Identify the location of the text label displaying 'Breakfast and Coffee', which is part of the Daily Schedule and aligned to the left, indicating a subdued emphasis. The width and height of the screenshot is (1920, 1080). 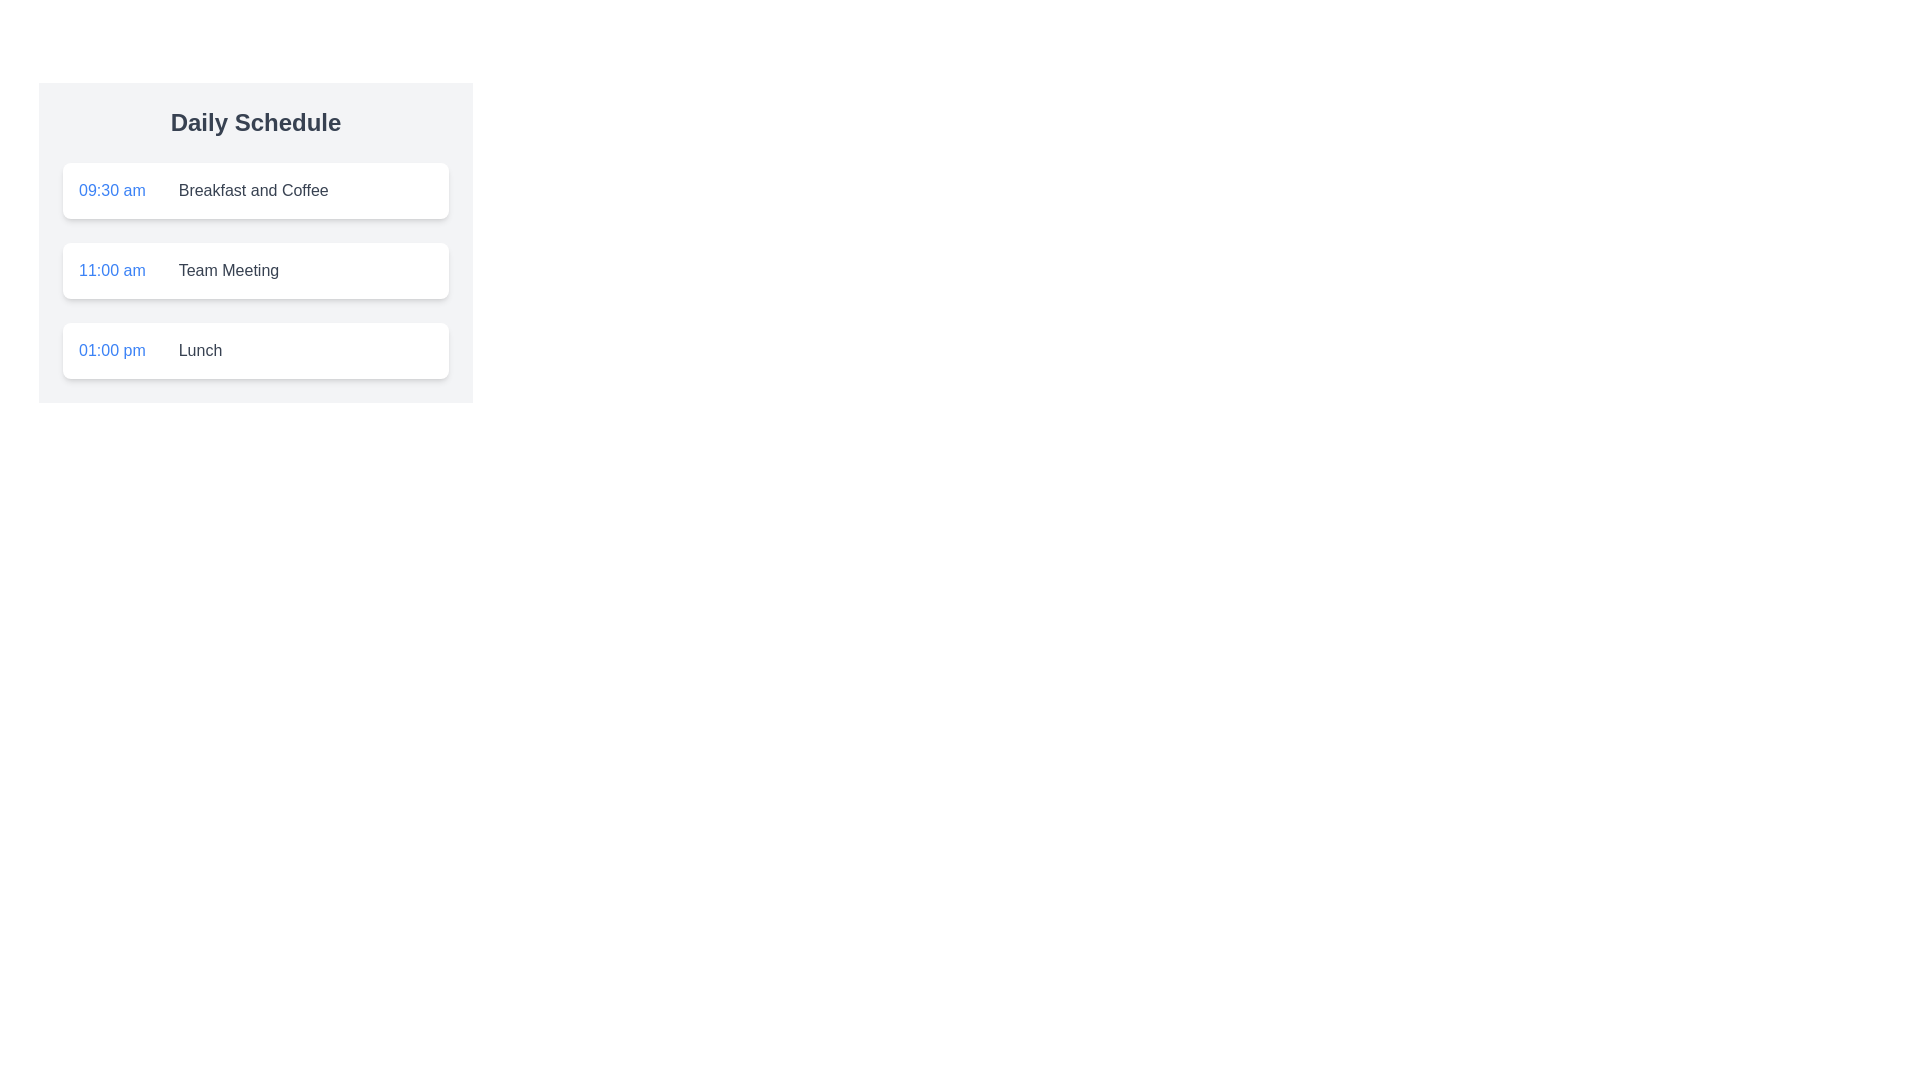
(244, 191).